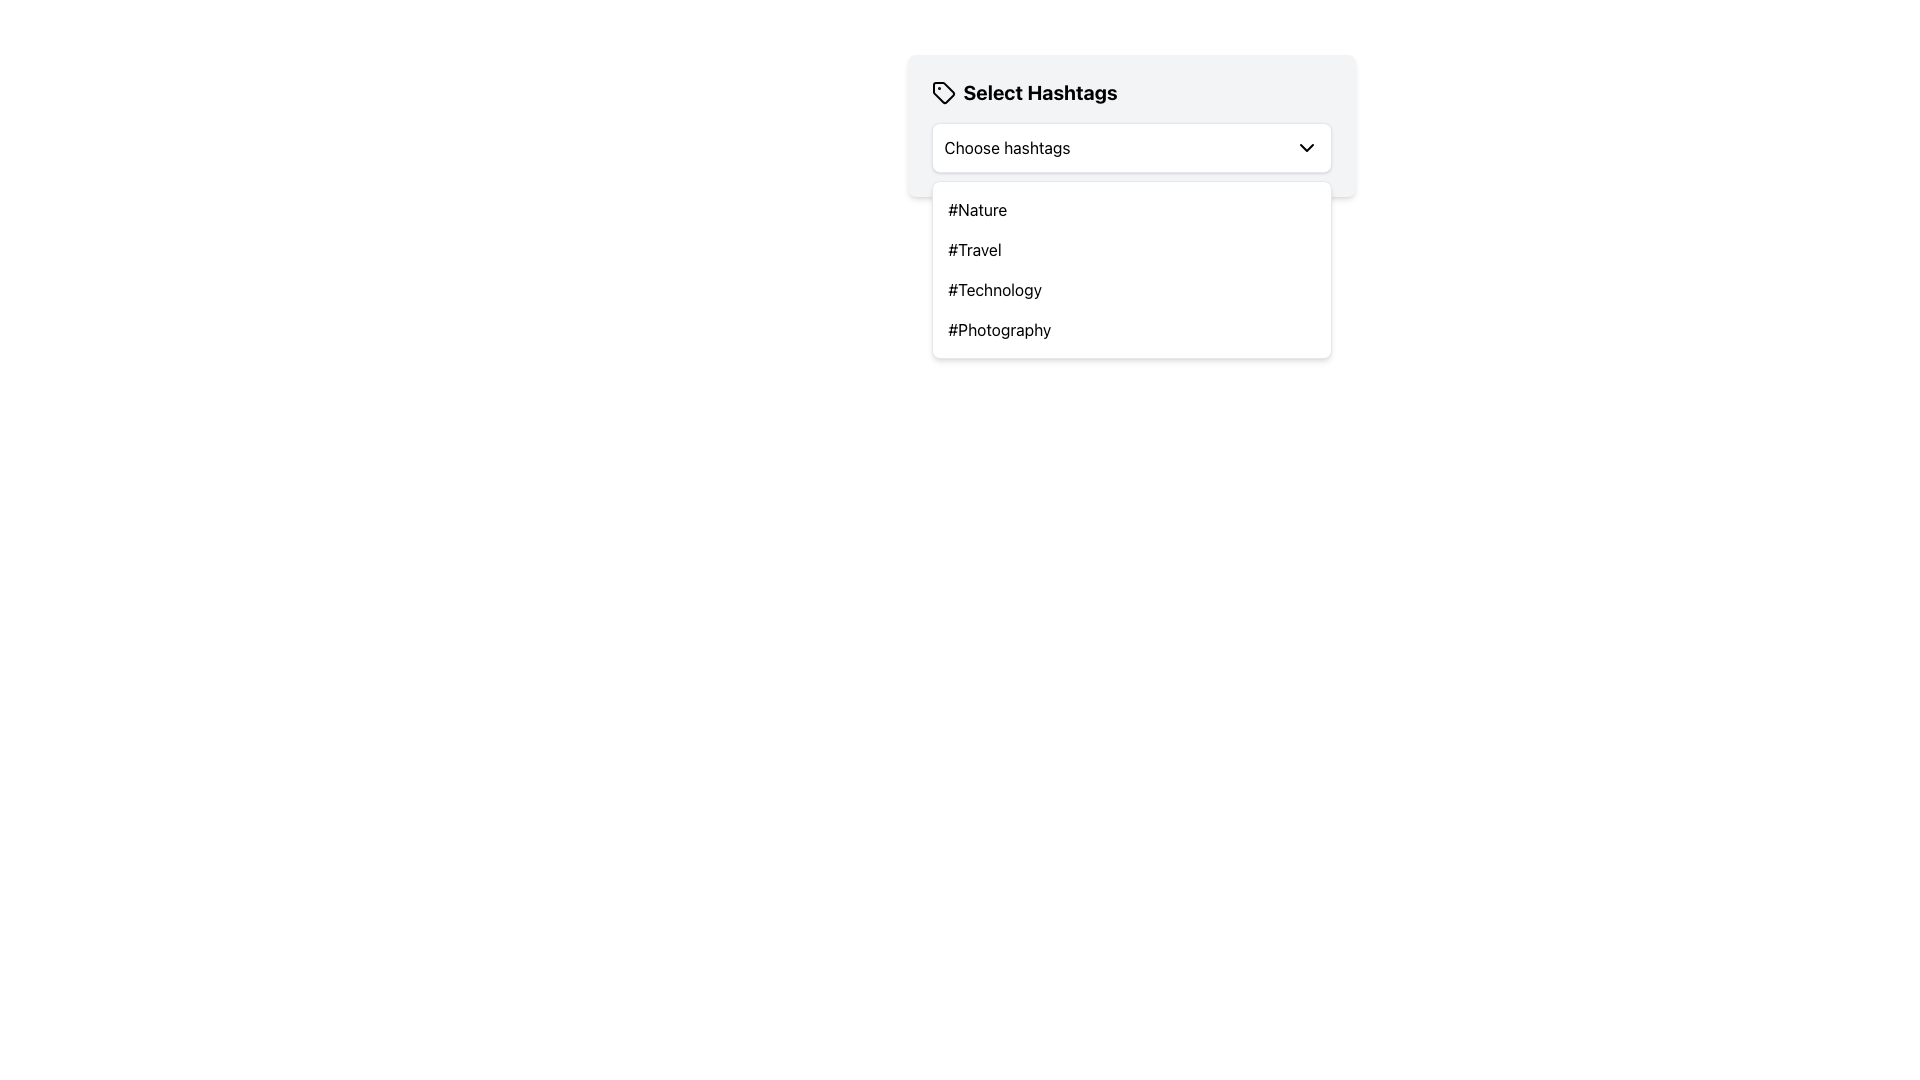 This screenshot has height=1080, width=1920. What do you see at coordinates (1131, 289) in the screenshot?
I see `to select the '#Technology' hashtag from the selectable list item located in the 'Select Hashtags' dropdown, which is the third item in the vertical list` at bounding box center [1131, 289].